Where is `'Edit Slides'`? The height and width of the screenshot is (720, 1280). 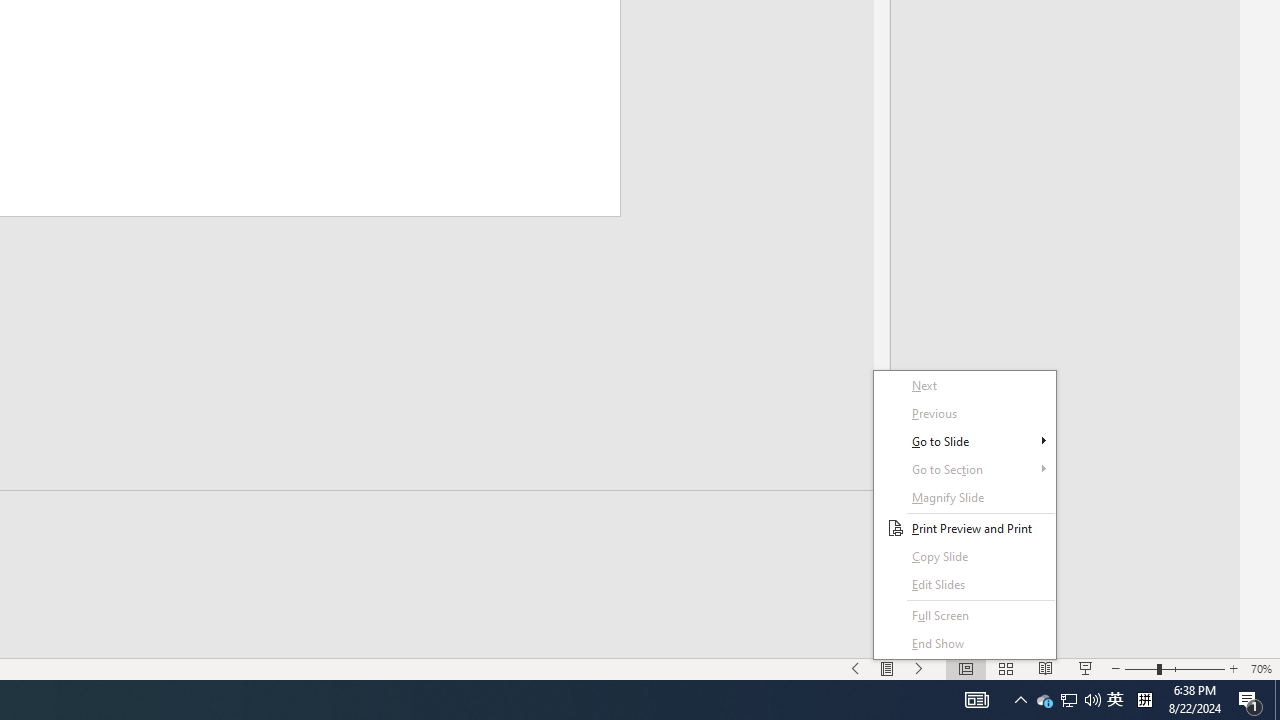 'Edit Slides' is located at coordinates (965, 585).